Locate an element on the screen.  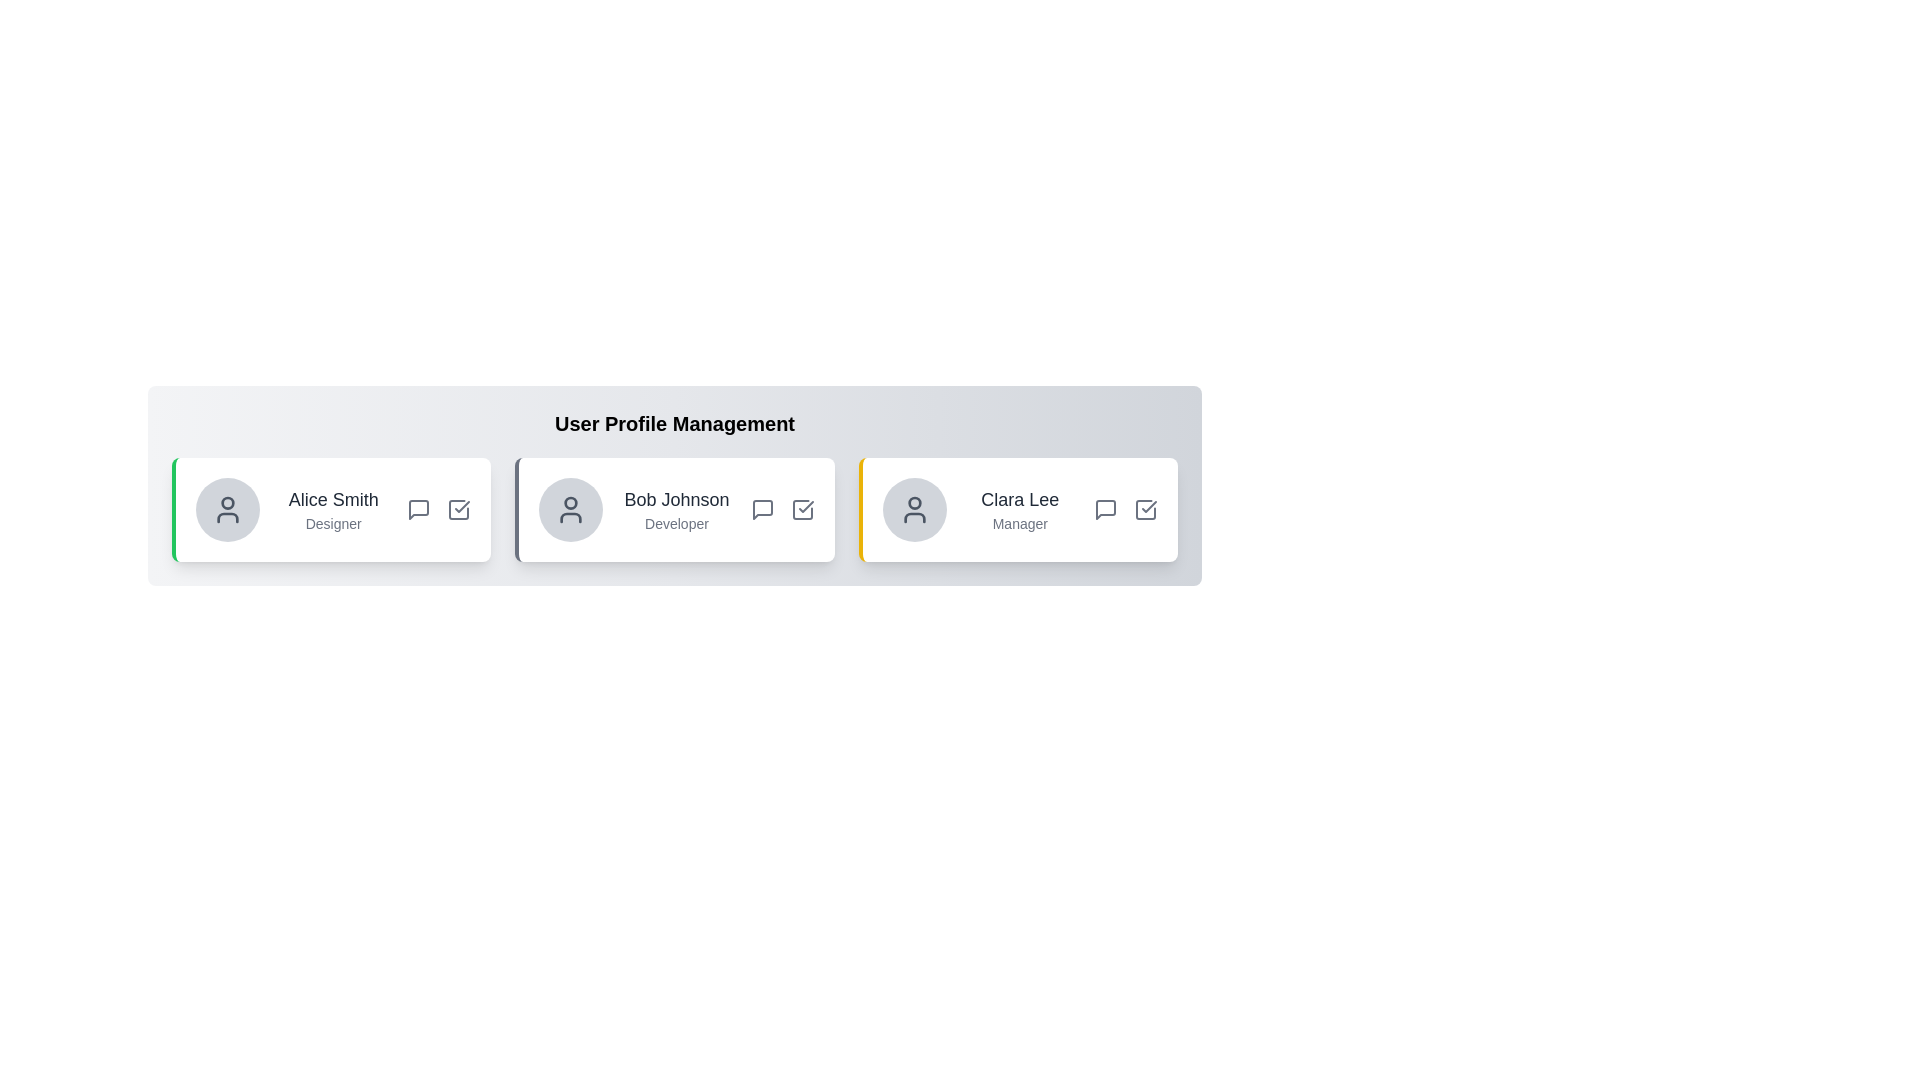
the icon button located to the right of 'Bob Johnson' and left of the pencil icon is located at coordinates (761, 508).